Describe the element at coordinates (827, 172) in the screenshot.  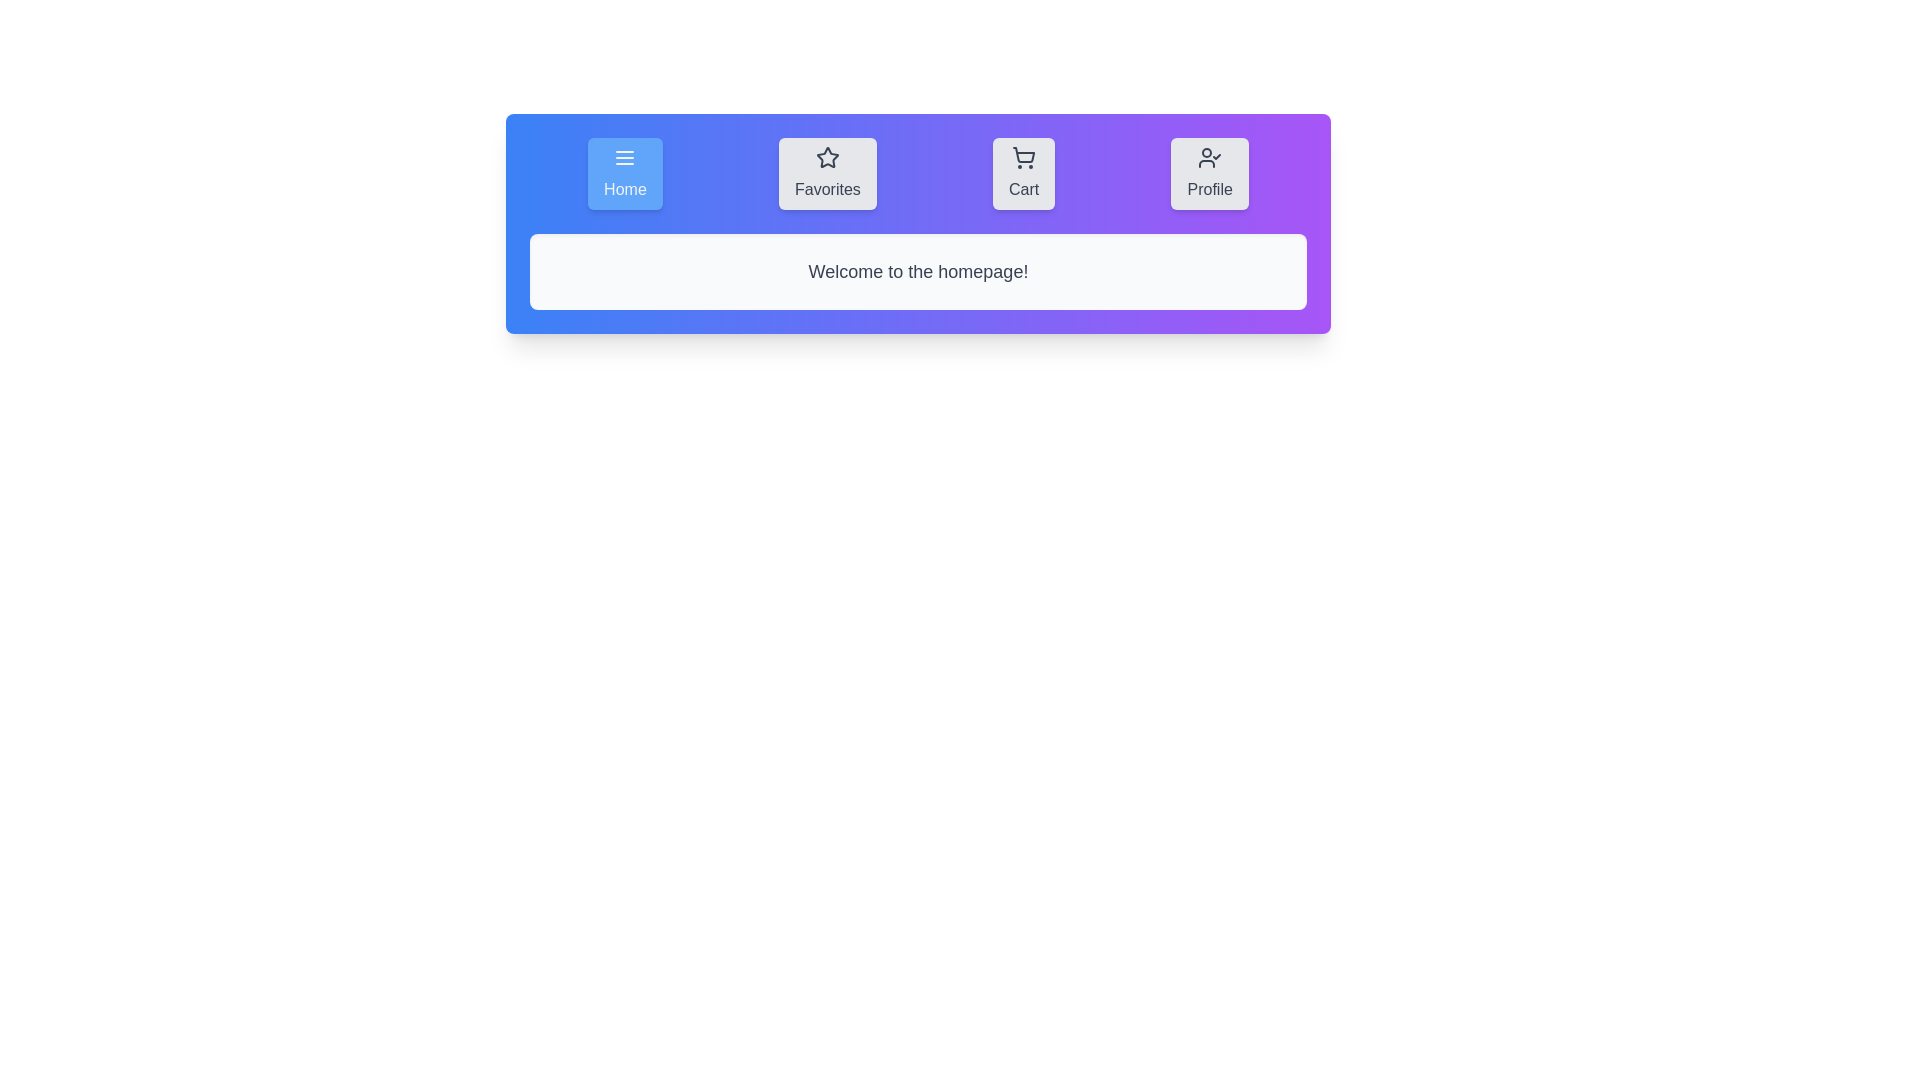
I see `the 'Favorites' navigation button, which features a star icon and a light gray background` at that location.